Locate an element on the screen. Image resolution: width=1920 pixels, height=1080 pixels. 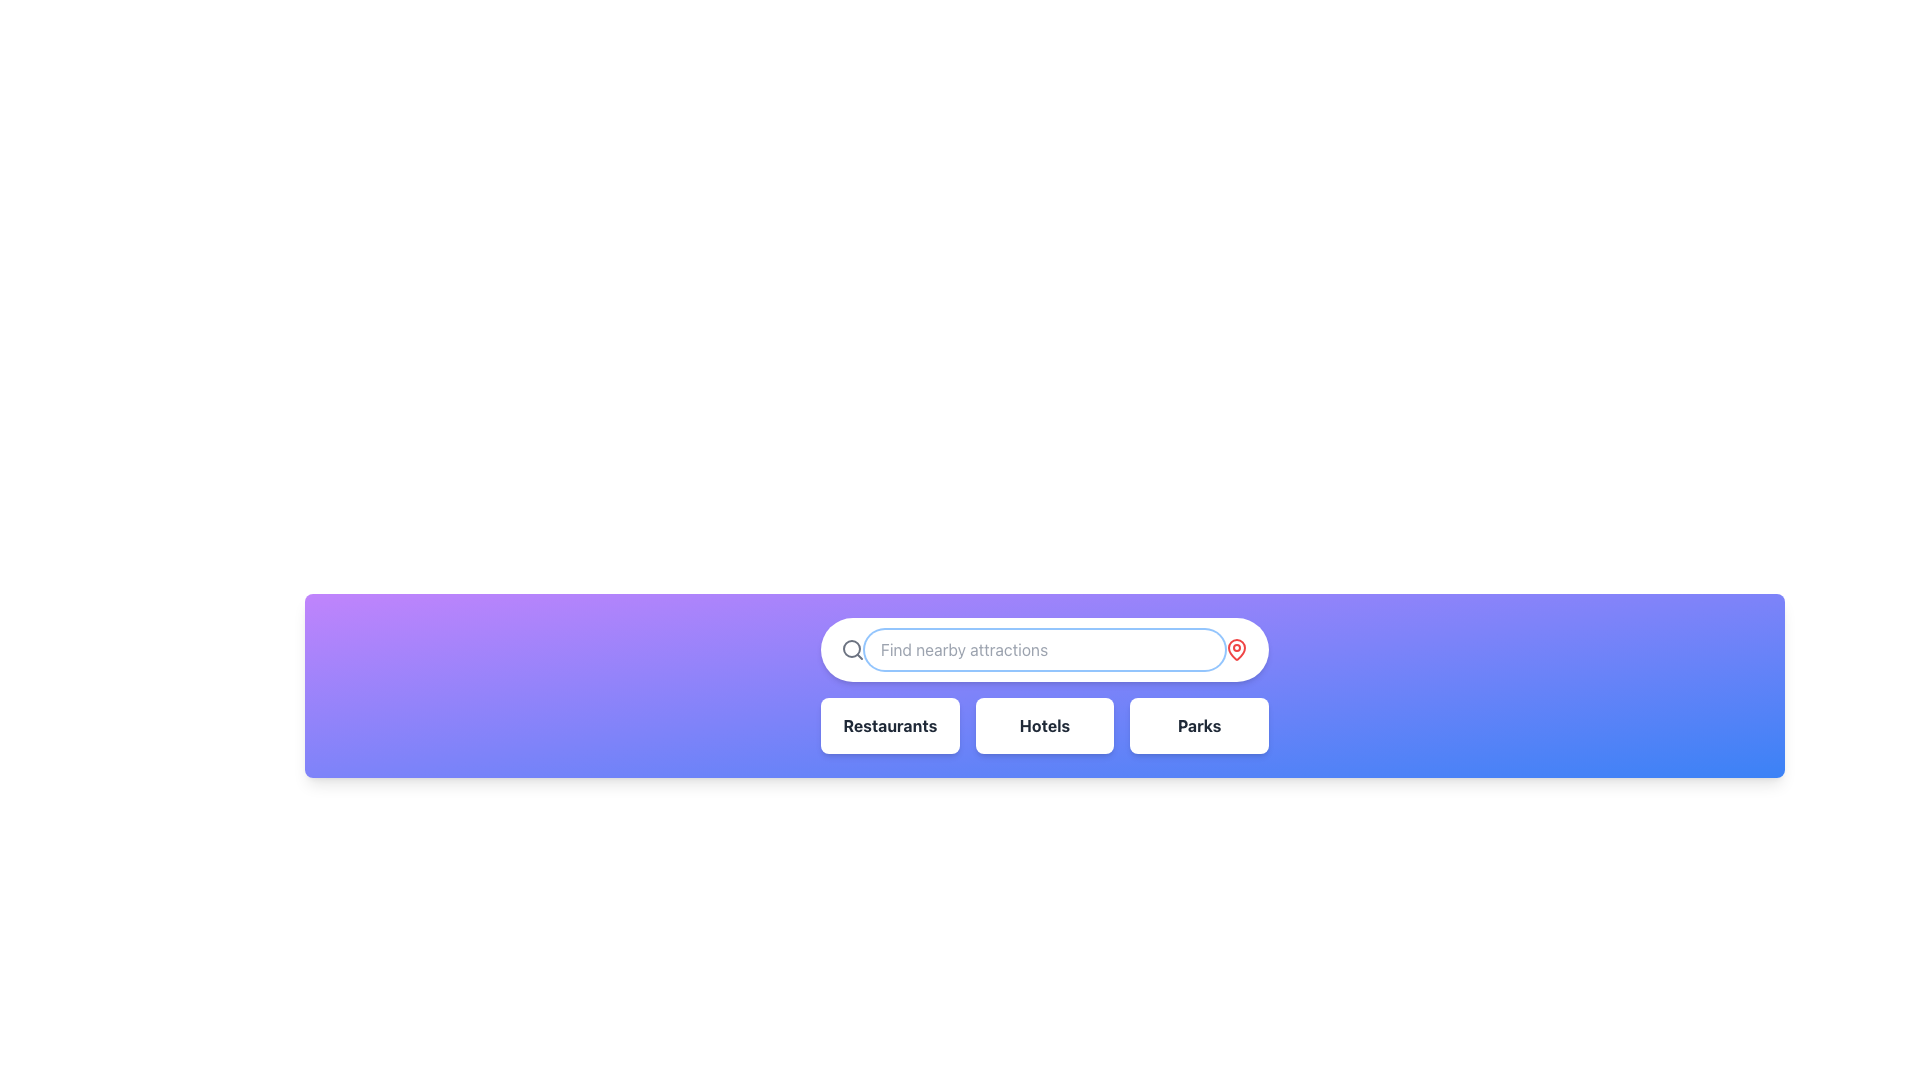
the map pin icon located at the far-right end of the search bar is located at coordinates (1236, 650).